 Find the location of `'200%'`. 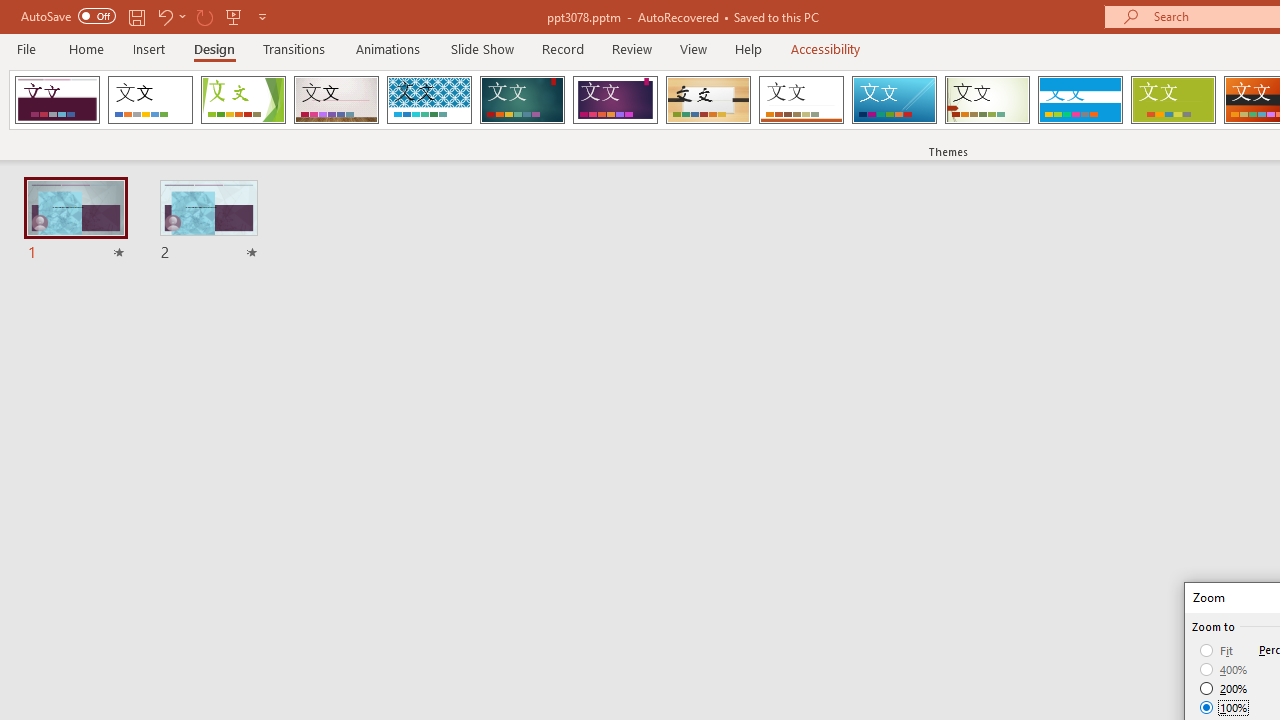

'200%' is located at coordinates (1223, 688).